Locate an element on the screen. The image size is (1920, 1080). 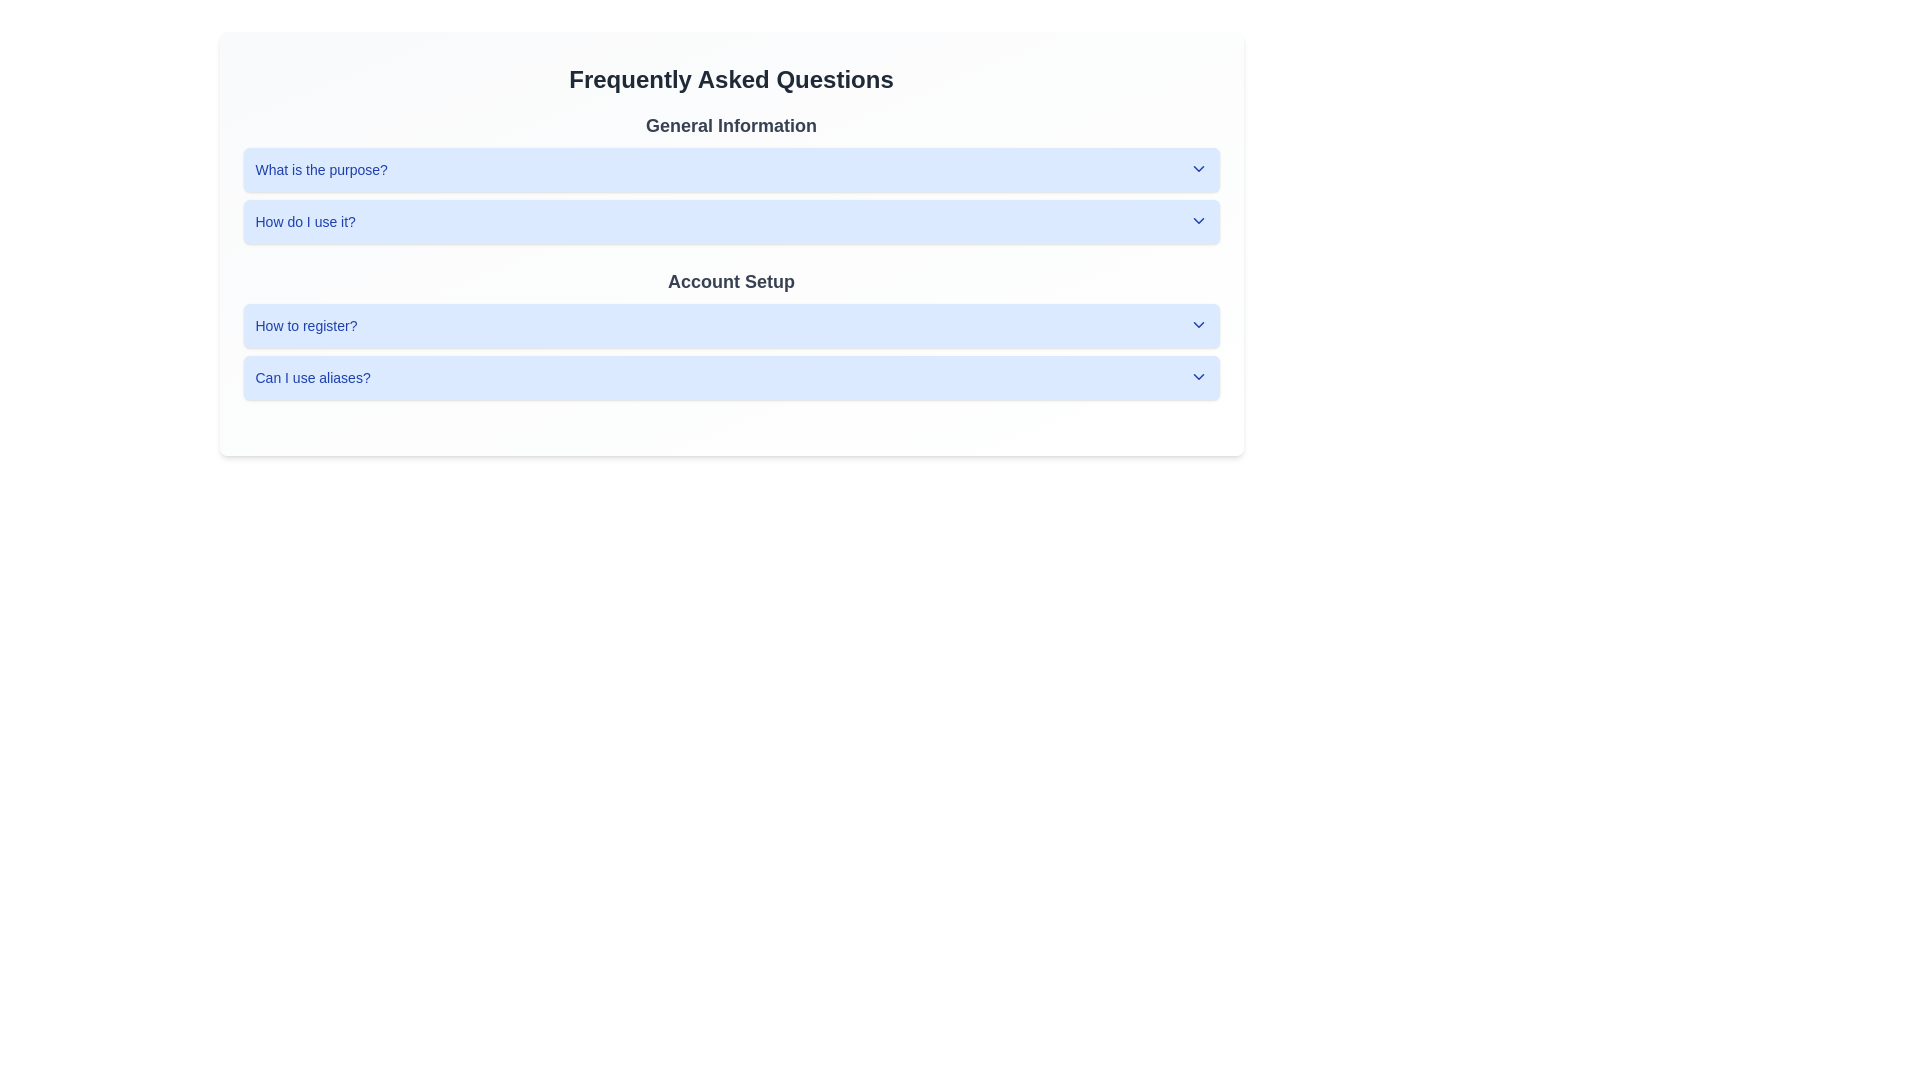
the chevron icon located on the right edge of the 'How to register?' button in the FAQ section is located at coordinates (1198, 323).